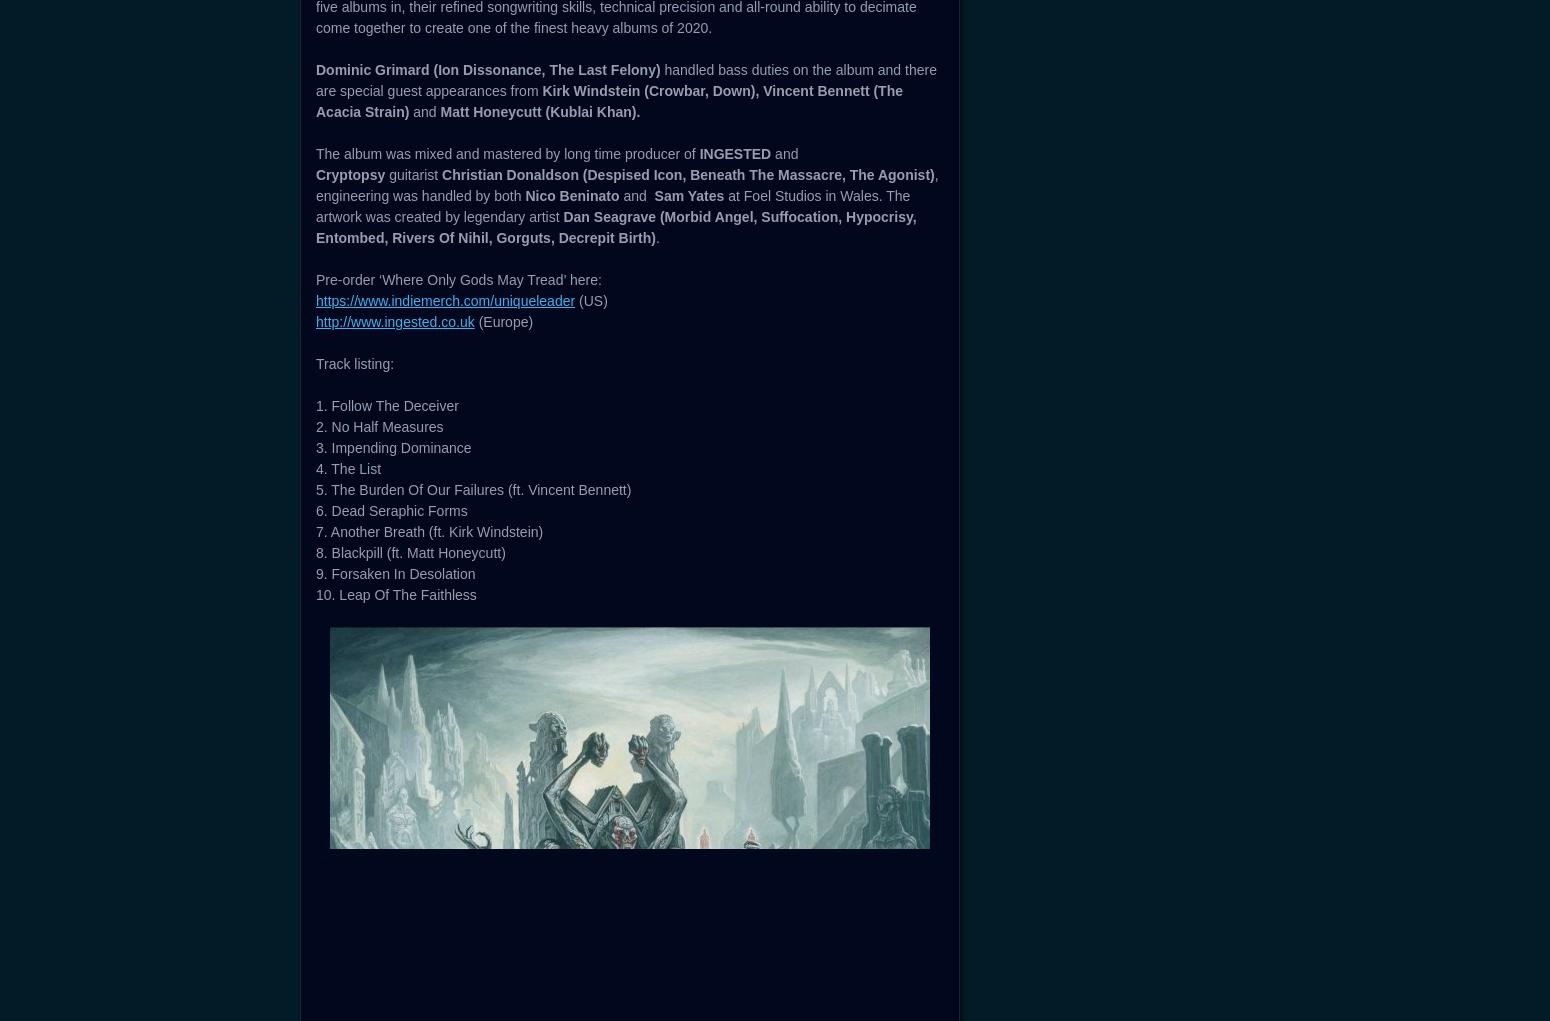 The image size is (1550, 1021). I want to click on 'at Foel Studios in Wales. The artwork was created by legendary artist', so click(613, 787).